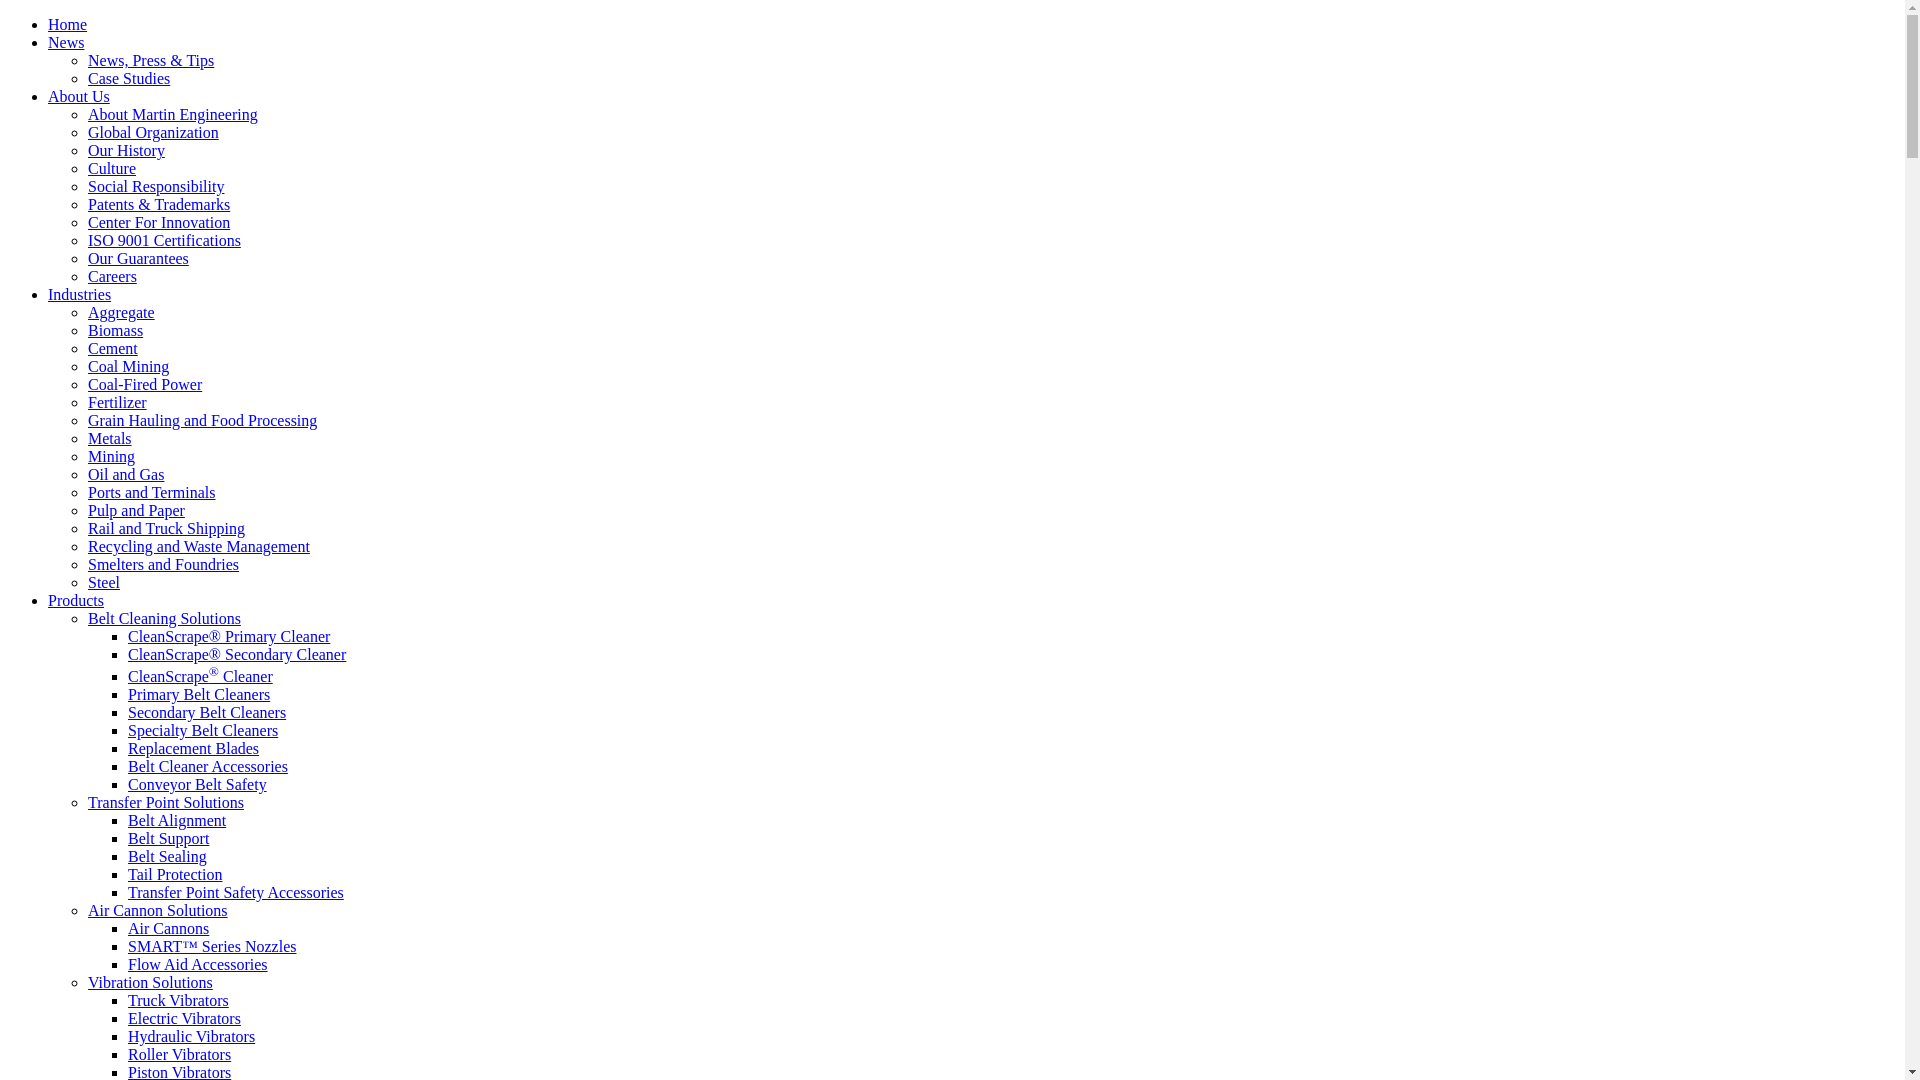 Image resolution: width=1920 pixels, height=1080 pixels. What do you see at coordinates (86, 312) in the screenshot?
I see `'Aggregate'` at bounding box center [86, 312].